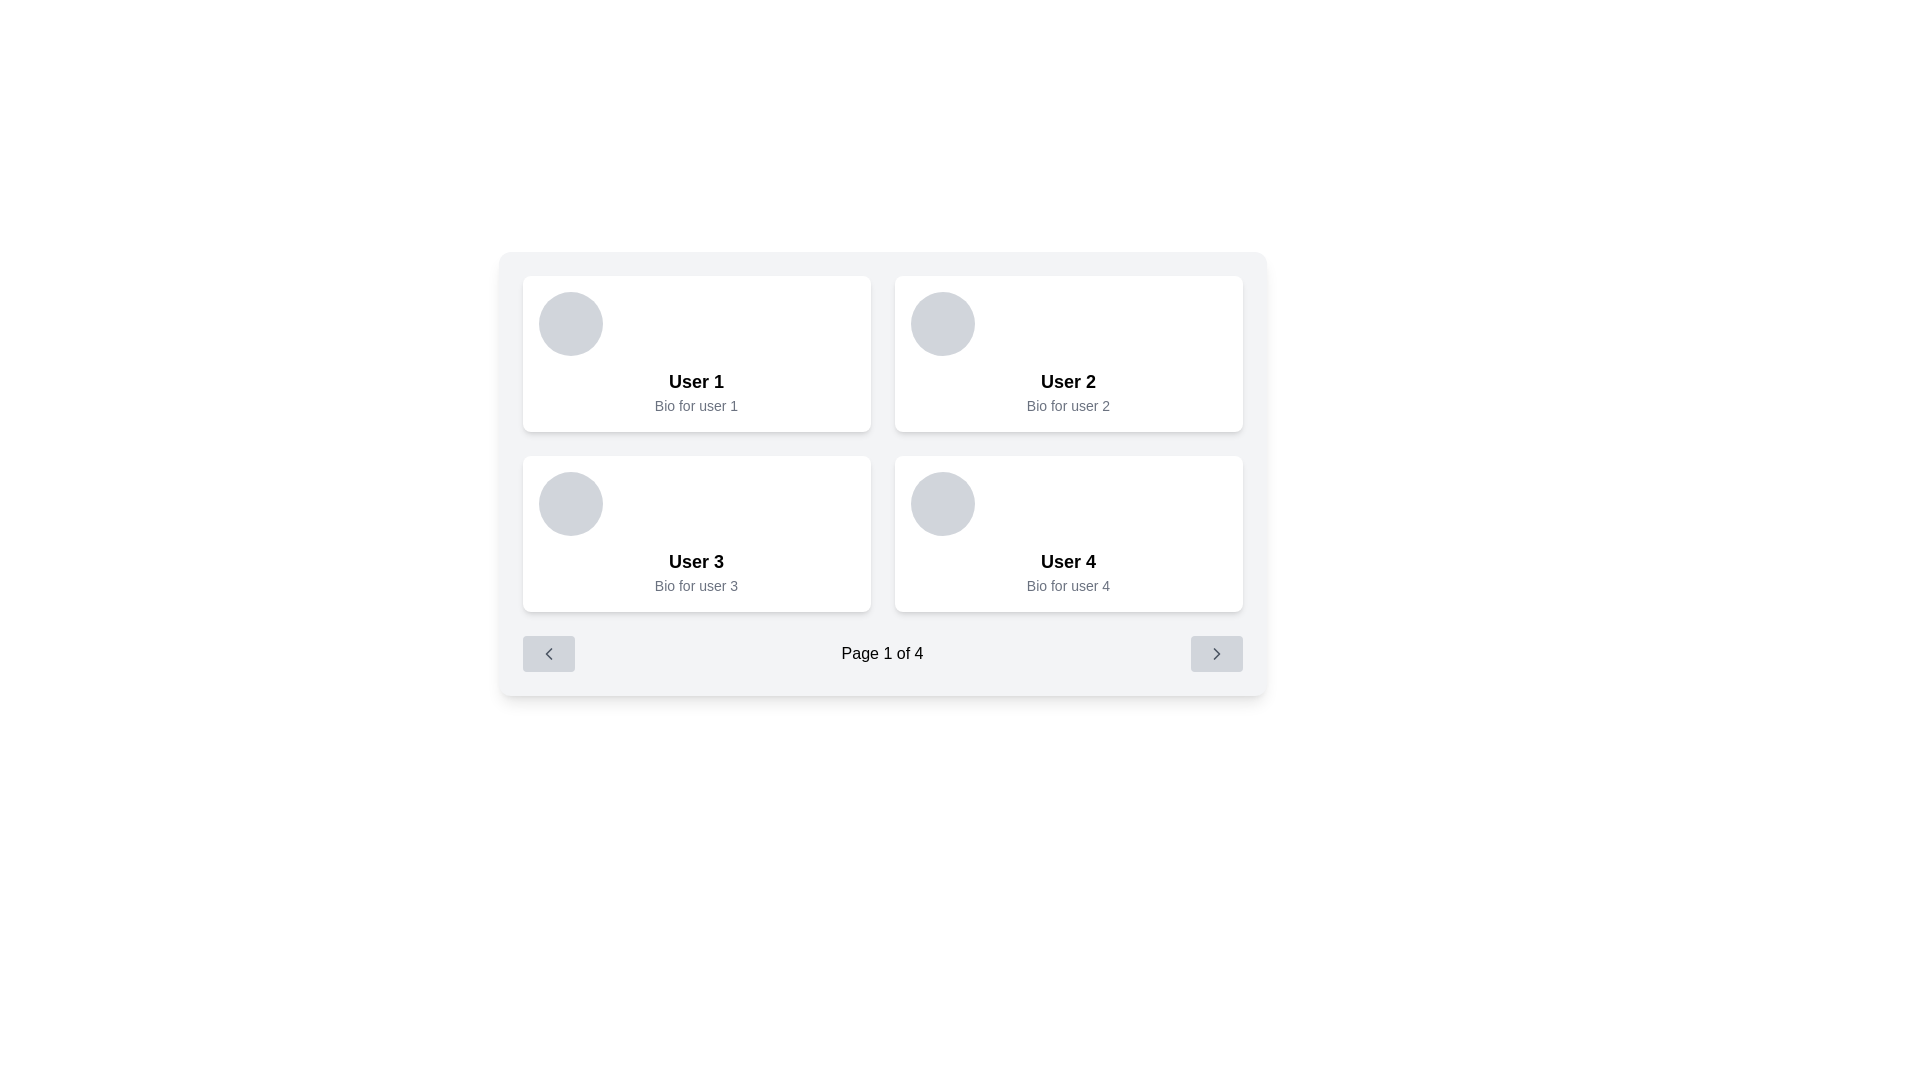 The height and width of the screenshot is (1080, 1920). Describe the element at coordinates (1067, 585) in the screenshot. I see `the text label that provides a brief biography or tagline about 'User 4', located at the bottom part of 'User 4's card in the bottom-right quadrant of the grid layout` at that location.